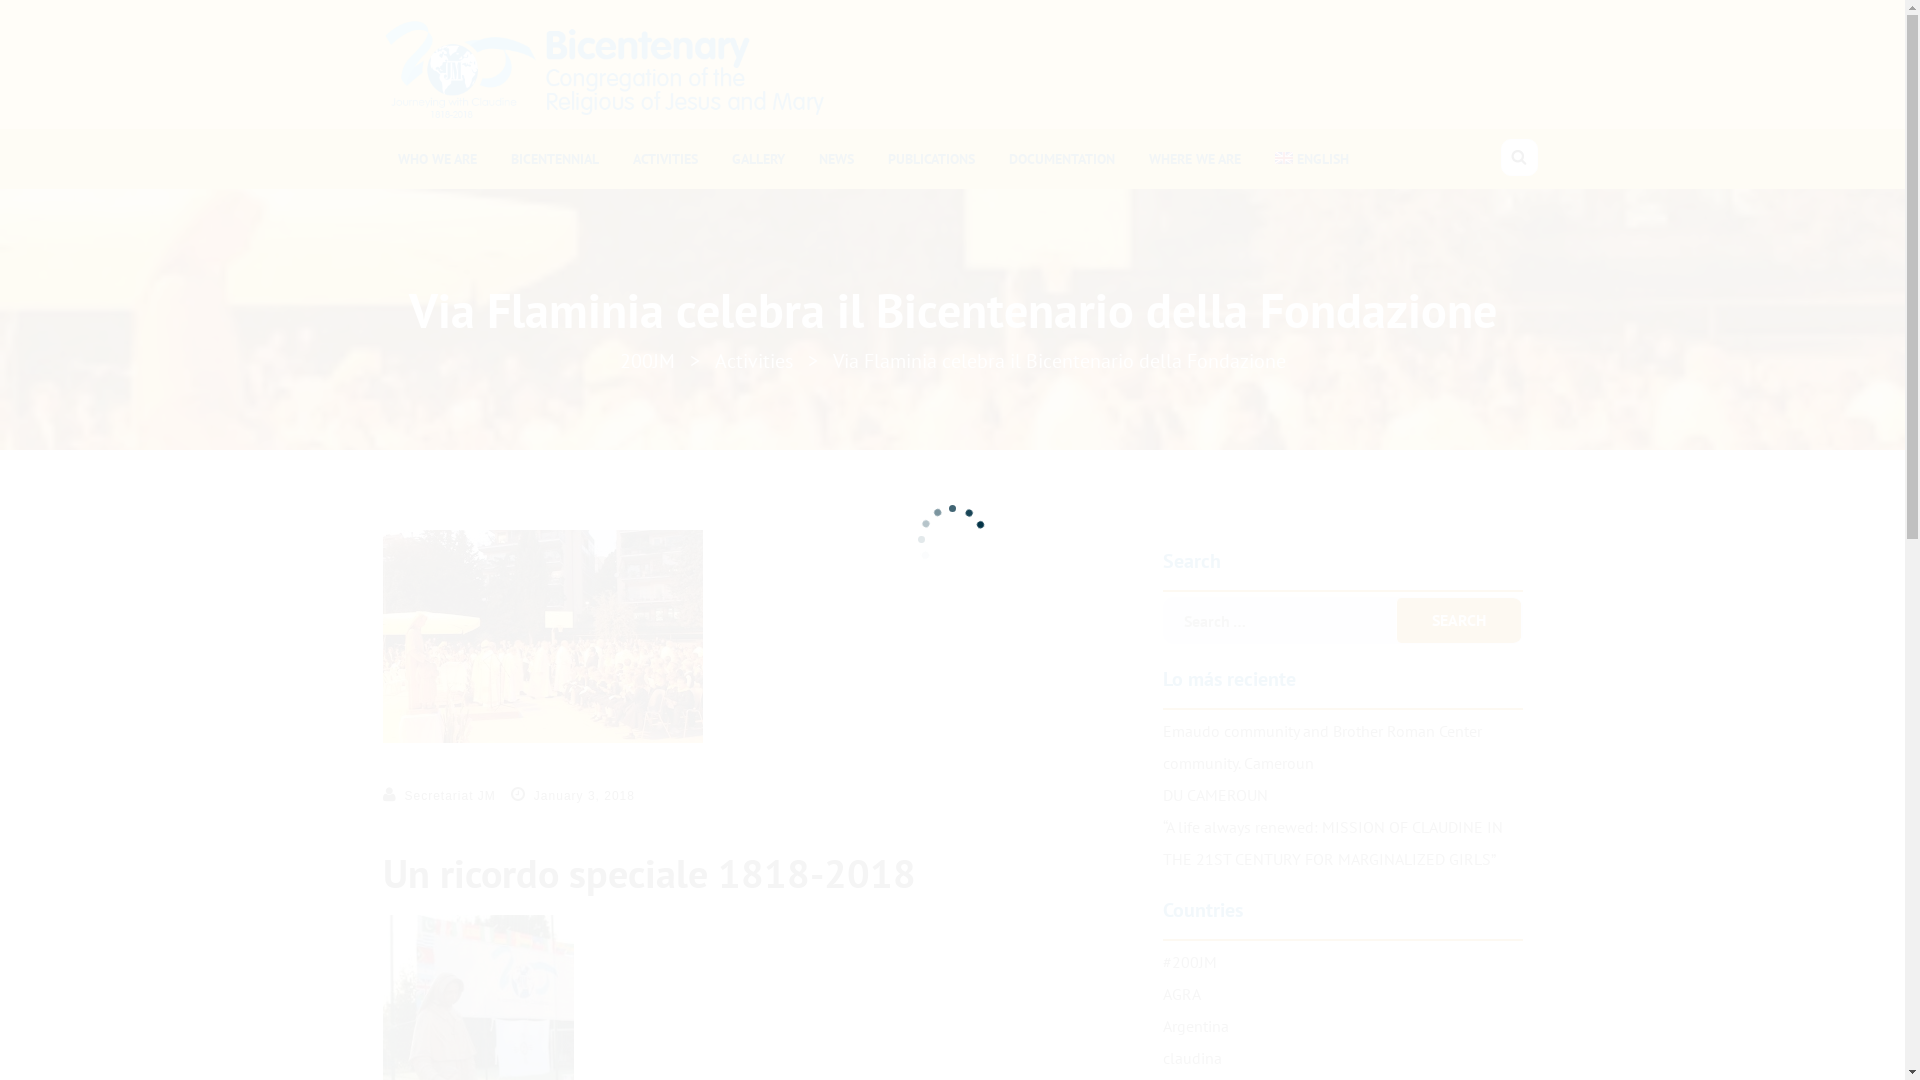 The image size is (1920, 1080). What do you see at coordinates (533, 794) in the screenshot?
I see `'January 3, 2018'` at bounding box center [533, 794].